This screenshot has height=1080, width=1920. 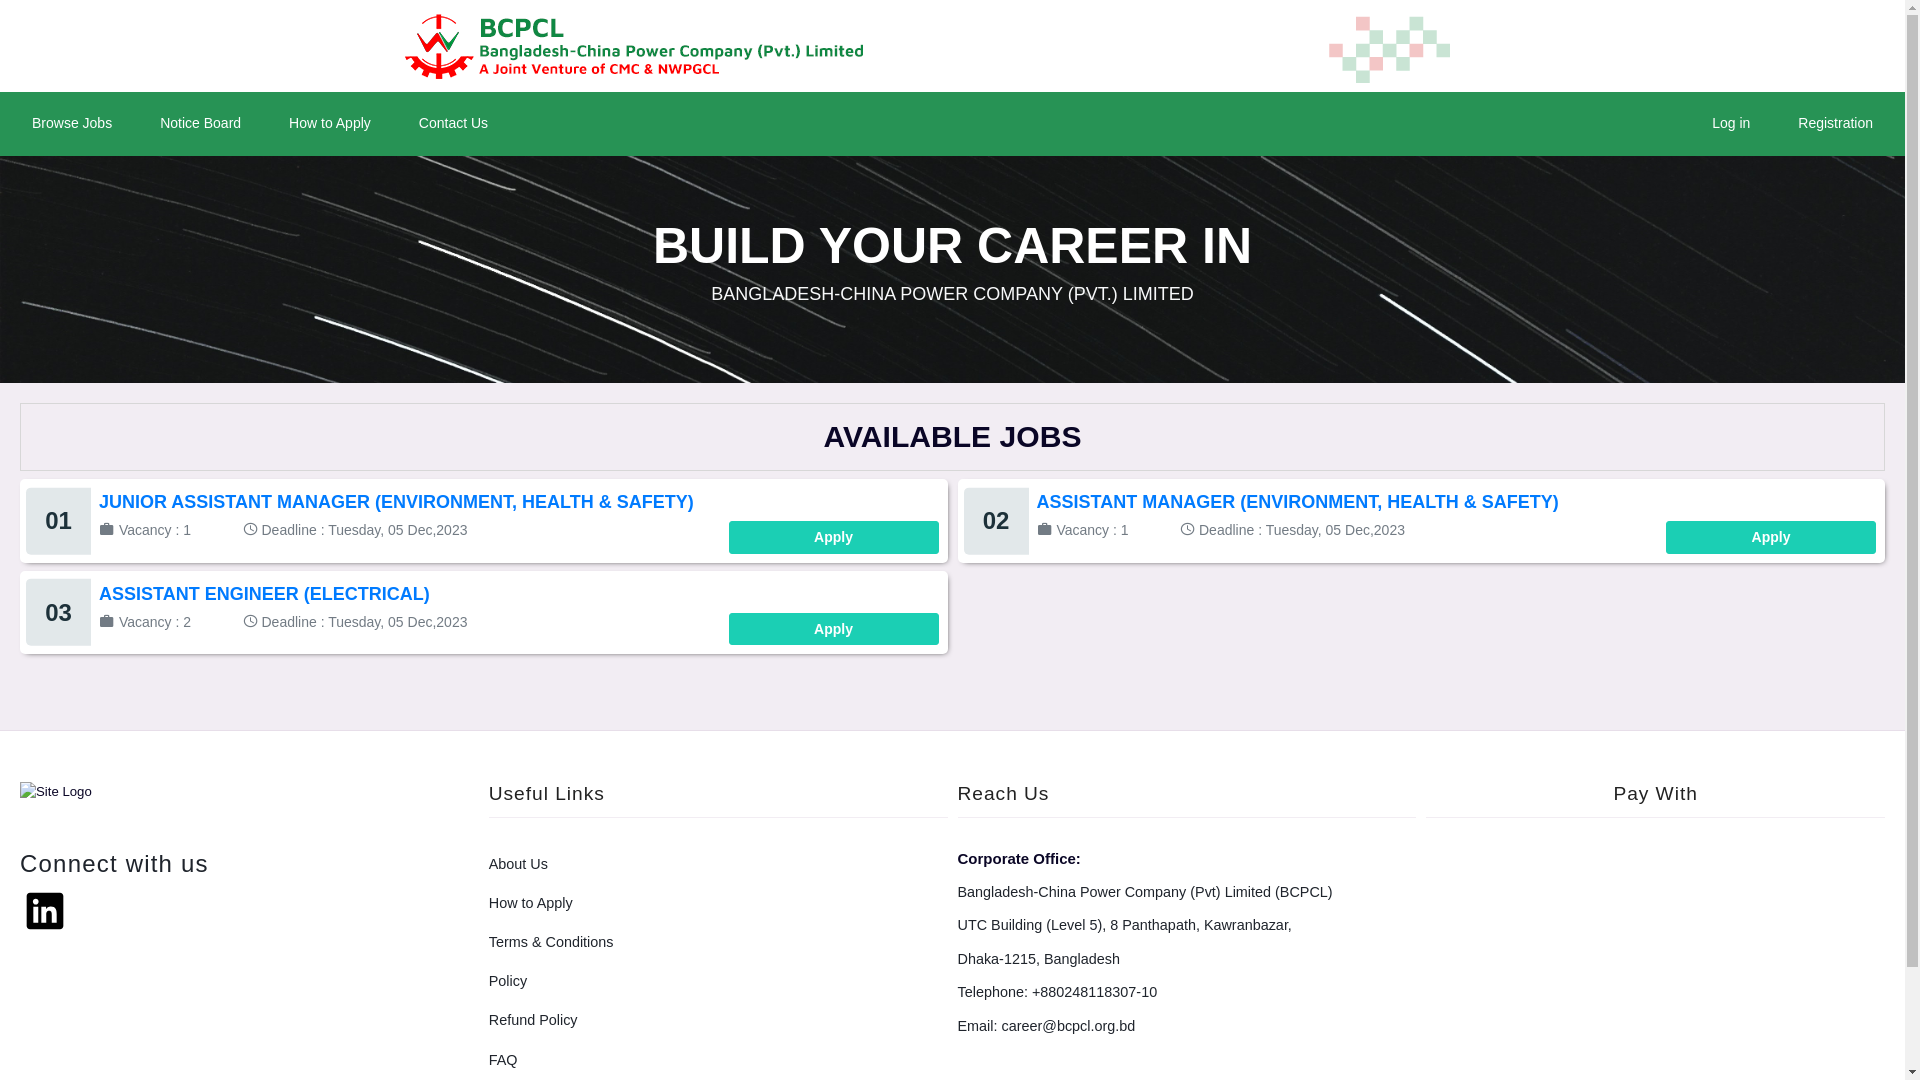 I want to click on 'How to Apply', so click(x=330, y=123).